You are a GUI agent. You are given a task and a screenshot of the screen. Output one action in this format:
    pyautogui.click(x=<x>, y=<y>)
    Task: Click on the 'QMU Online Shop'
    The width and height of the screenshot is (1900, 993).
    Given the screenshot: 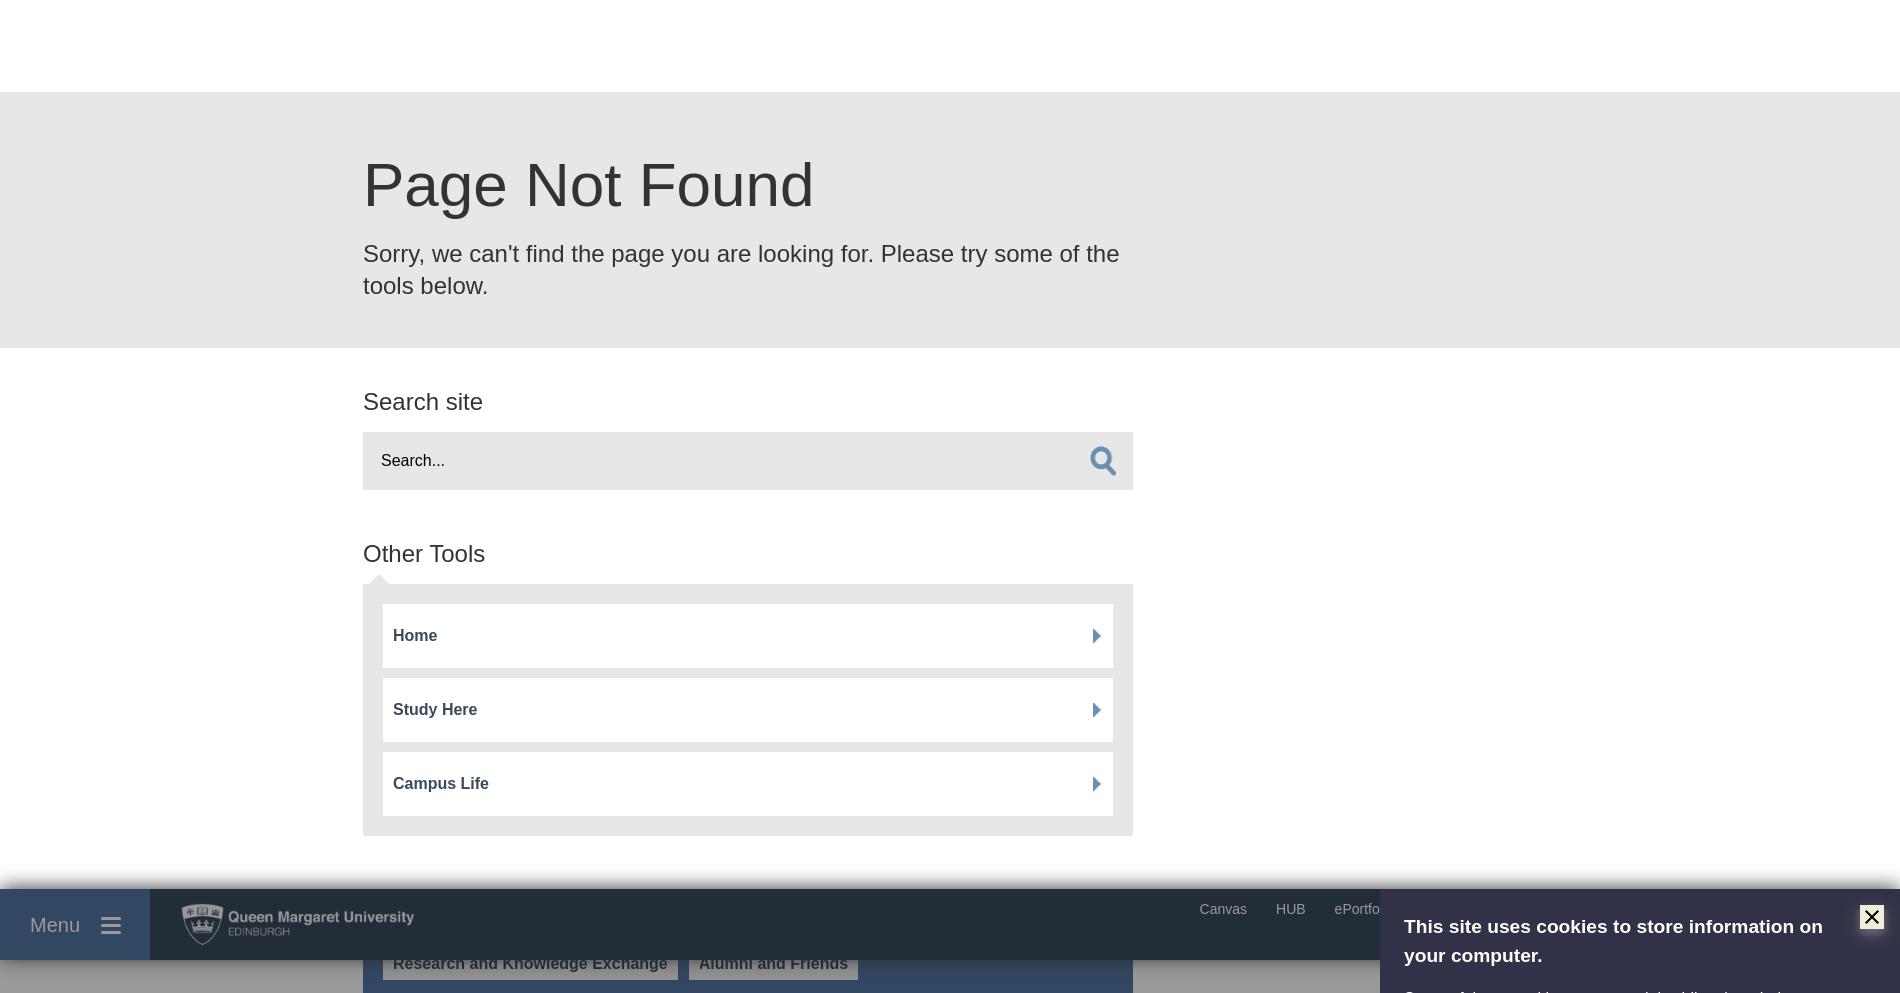 What is the action you would take?
    pyautogui.click(x=1312, y=855)
    